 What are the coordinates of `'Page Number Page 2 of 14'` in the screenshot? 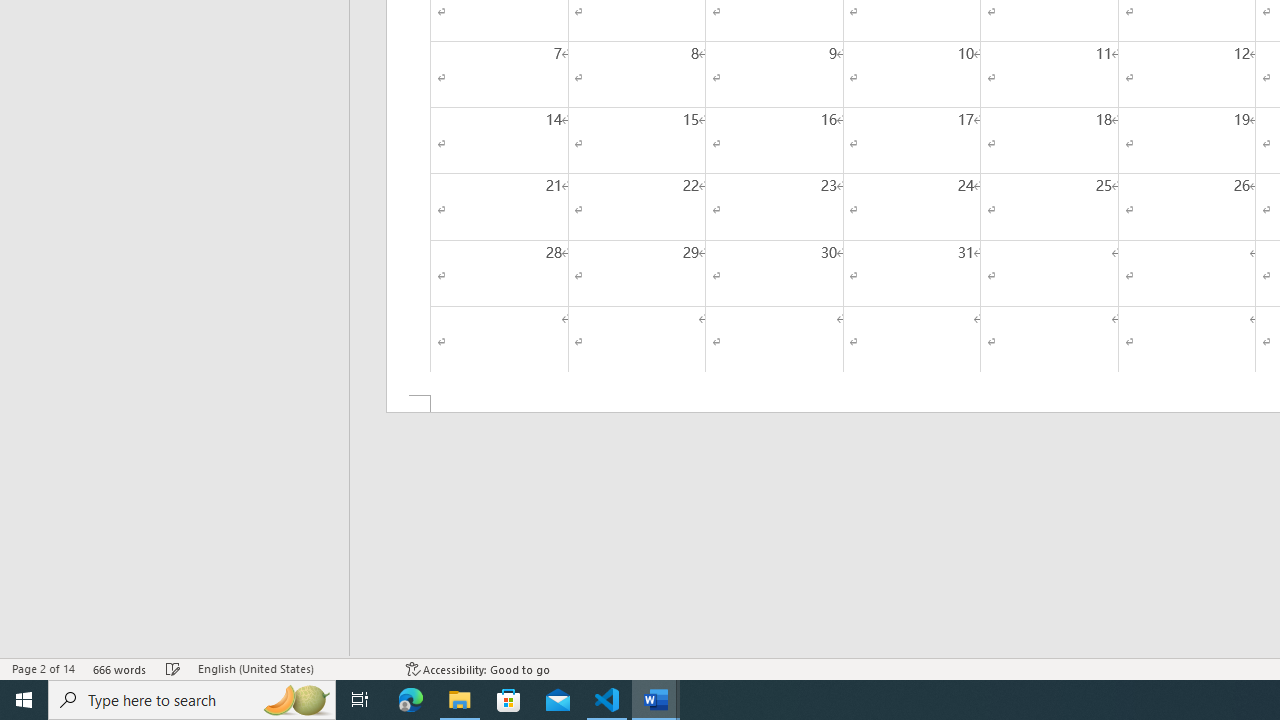 It's located at (43, 669).